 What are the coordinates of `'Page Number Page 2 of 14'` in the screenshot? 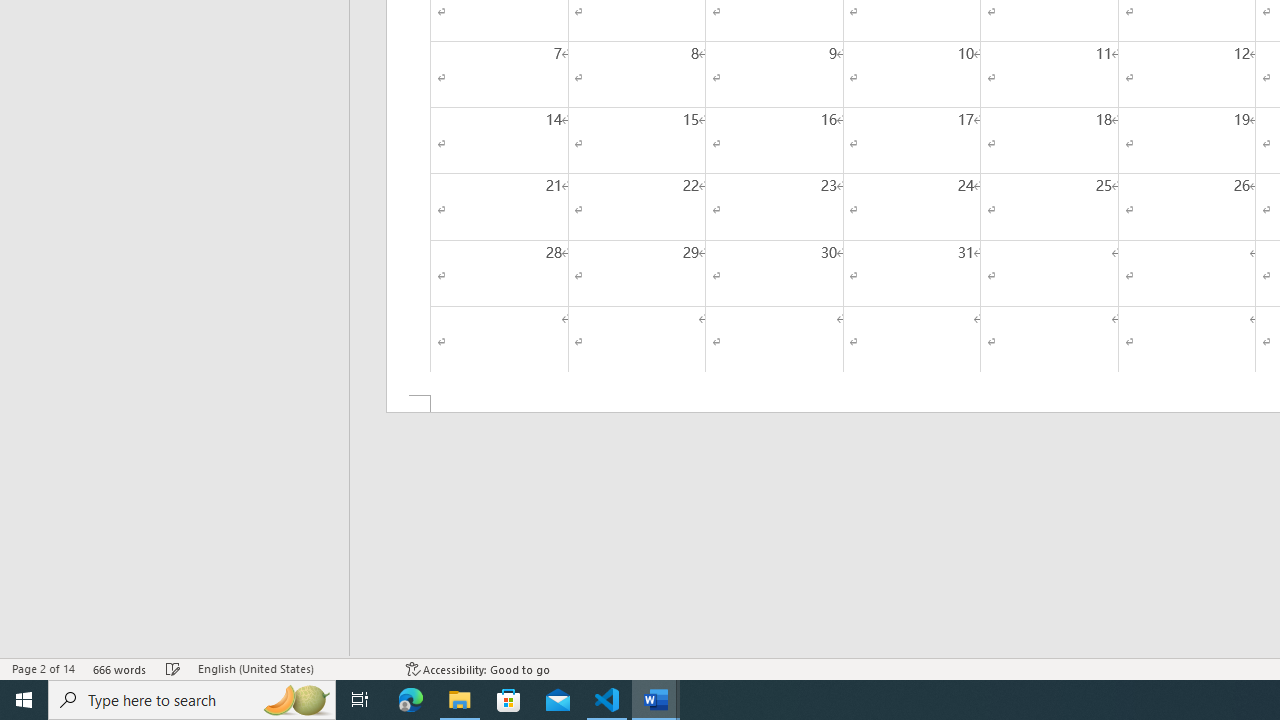 It's located at (43, 669).